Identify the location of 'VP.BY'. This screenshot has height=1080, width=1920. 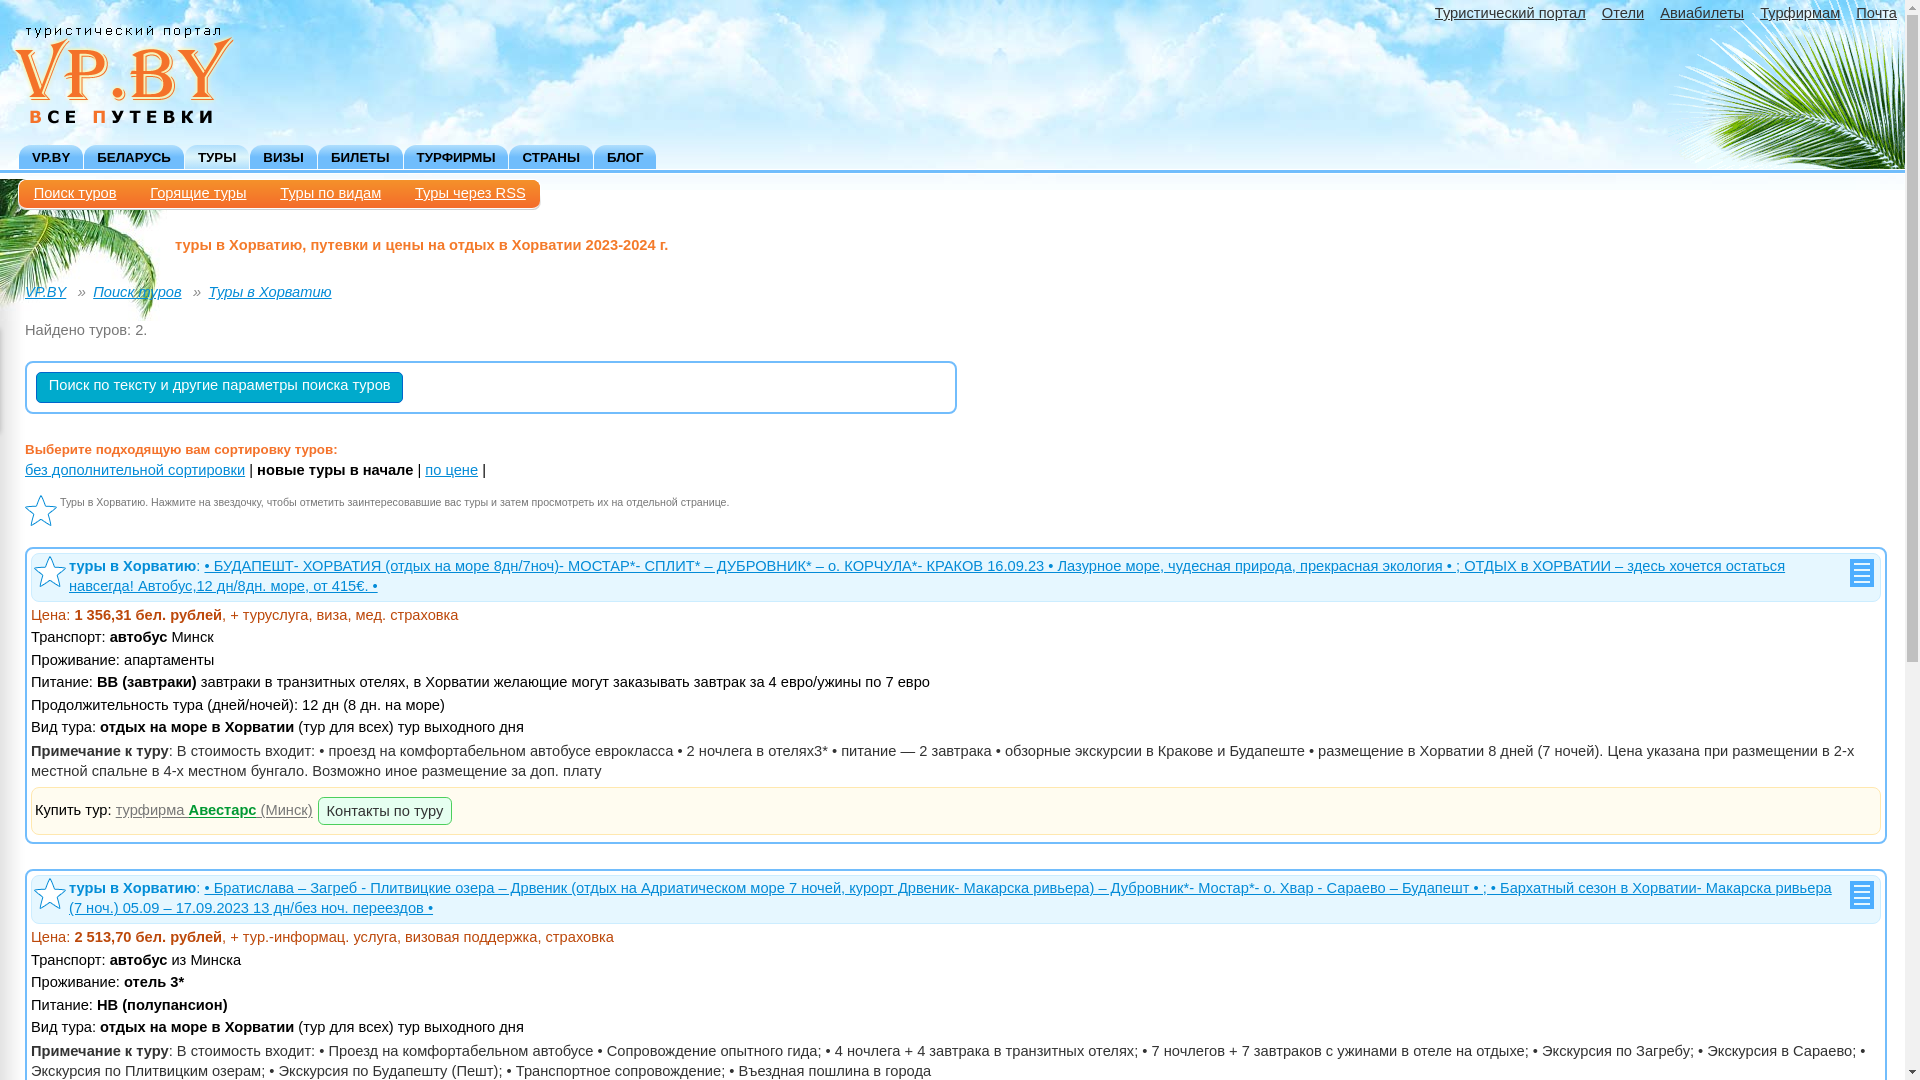
(45, 292).